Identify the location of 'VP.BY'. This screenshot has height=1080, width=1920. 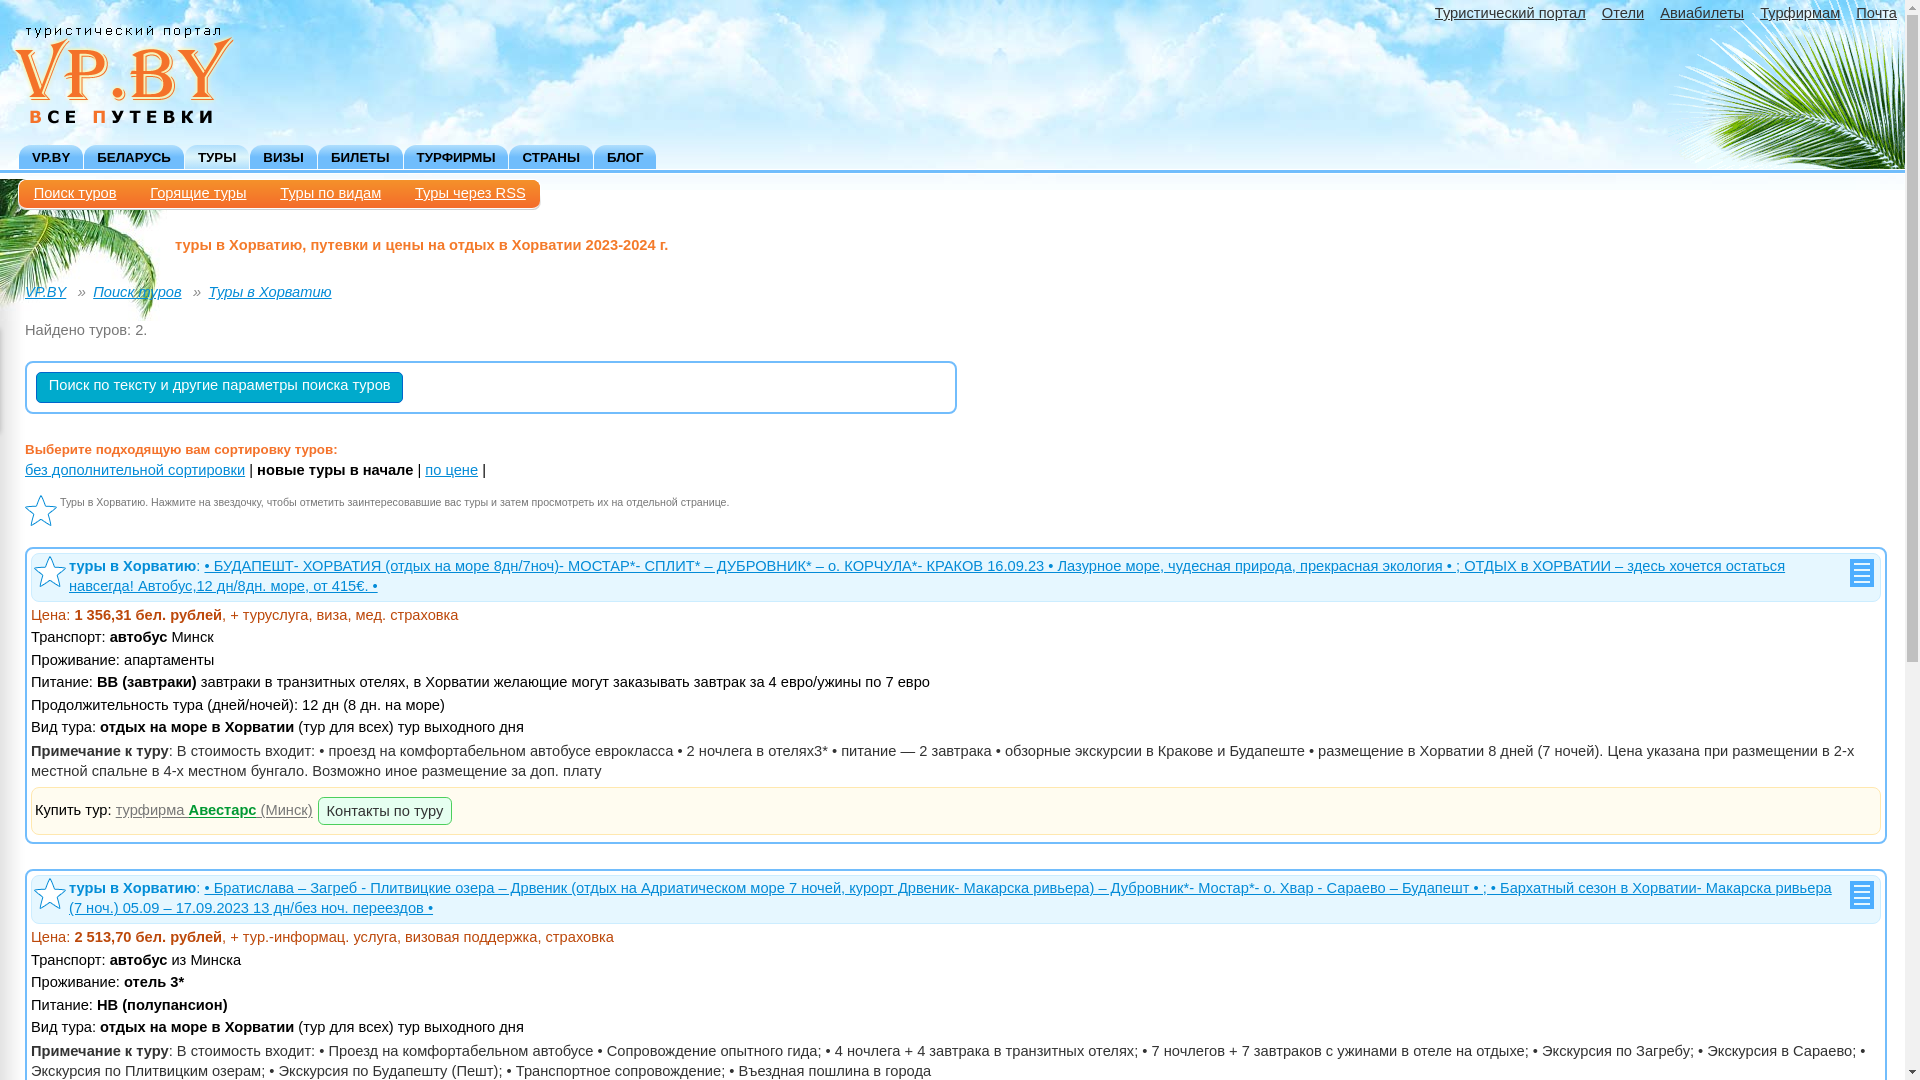
(45, 292).